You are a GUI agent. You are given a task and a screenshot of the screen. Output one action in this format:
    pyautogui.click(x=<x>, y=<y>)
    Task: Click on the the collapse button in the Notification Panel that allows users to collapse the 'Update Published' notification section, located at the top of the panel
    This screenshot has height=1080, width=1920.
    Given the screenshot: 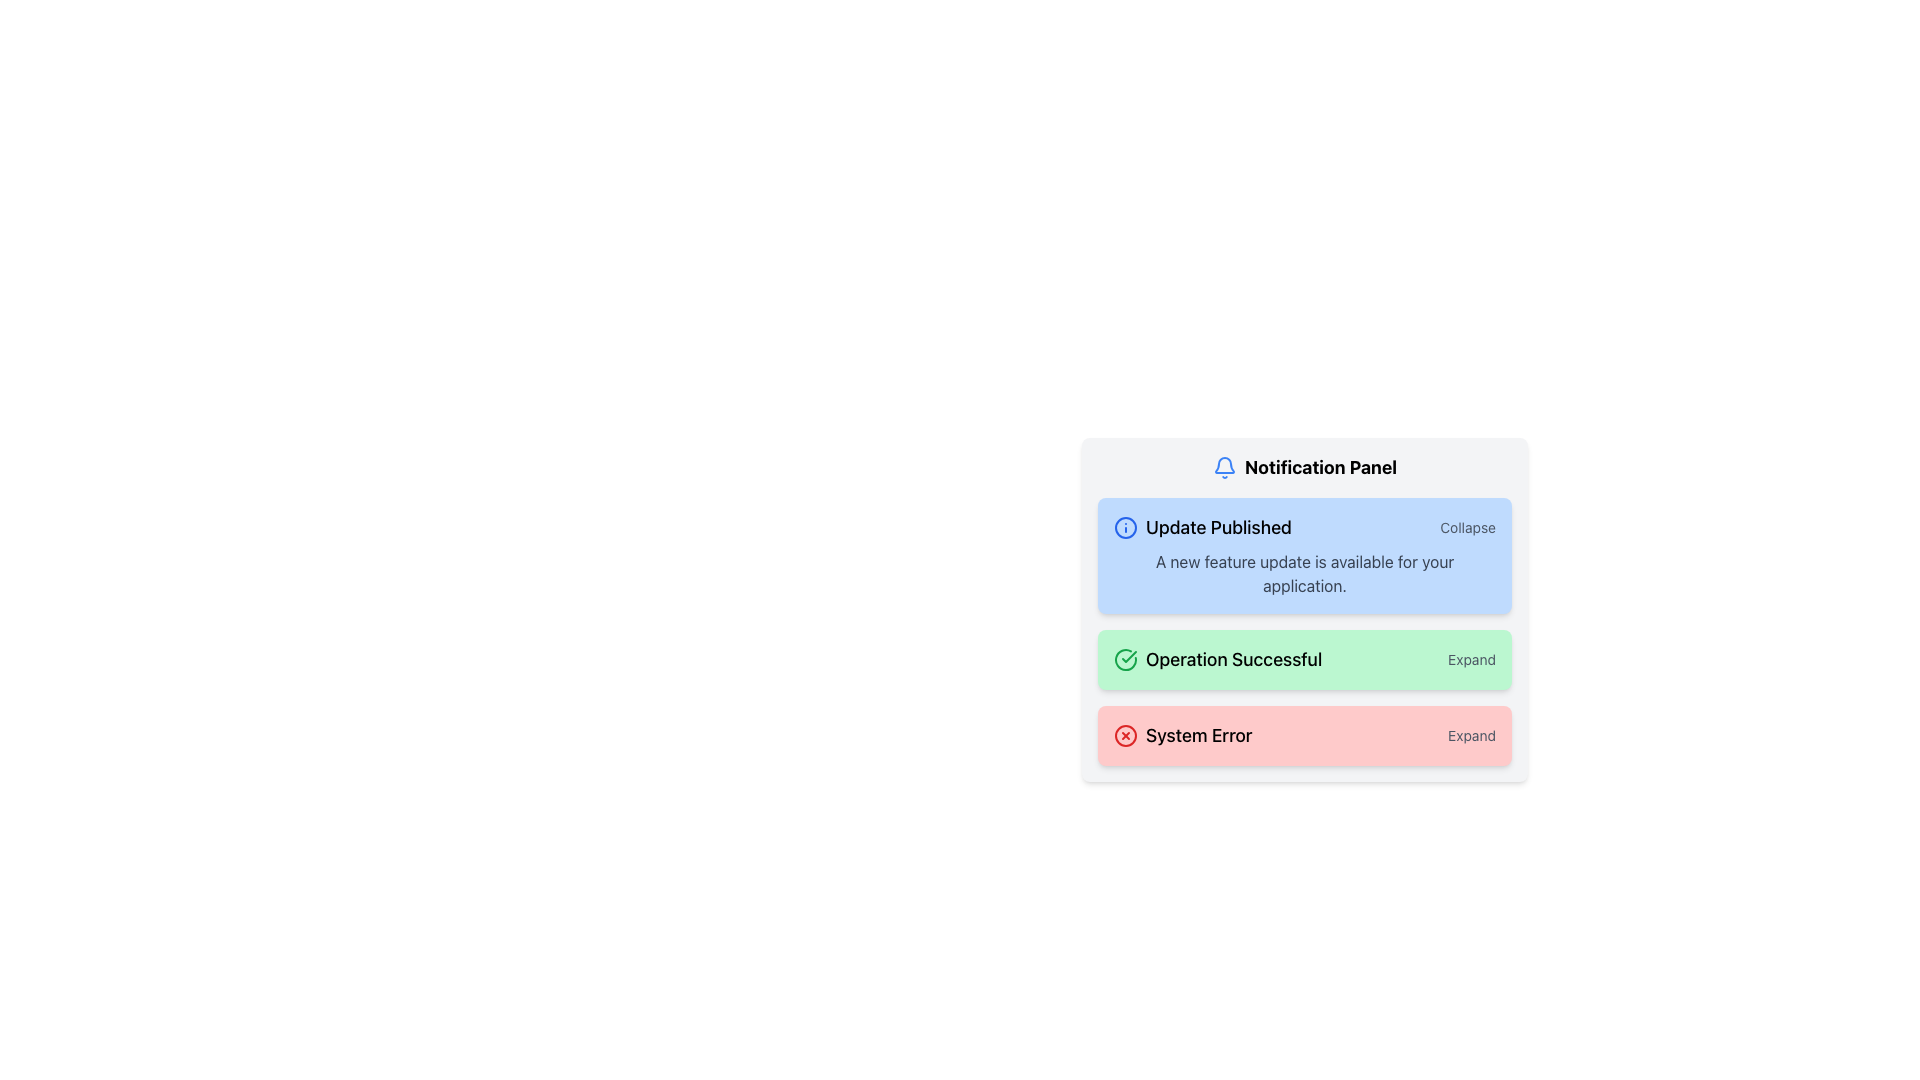 What is the action you would take?
    pyautogui.click(x=1468, y=527)
    